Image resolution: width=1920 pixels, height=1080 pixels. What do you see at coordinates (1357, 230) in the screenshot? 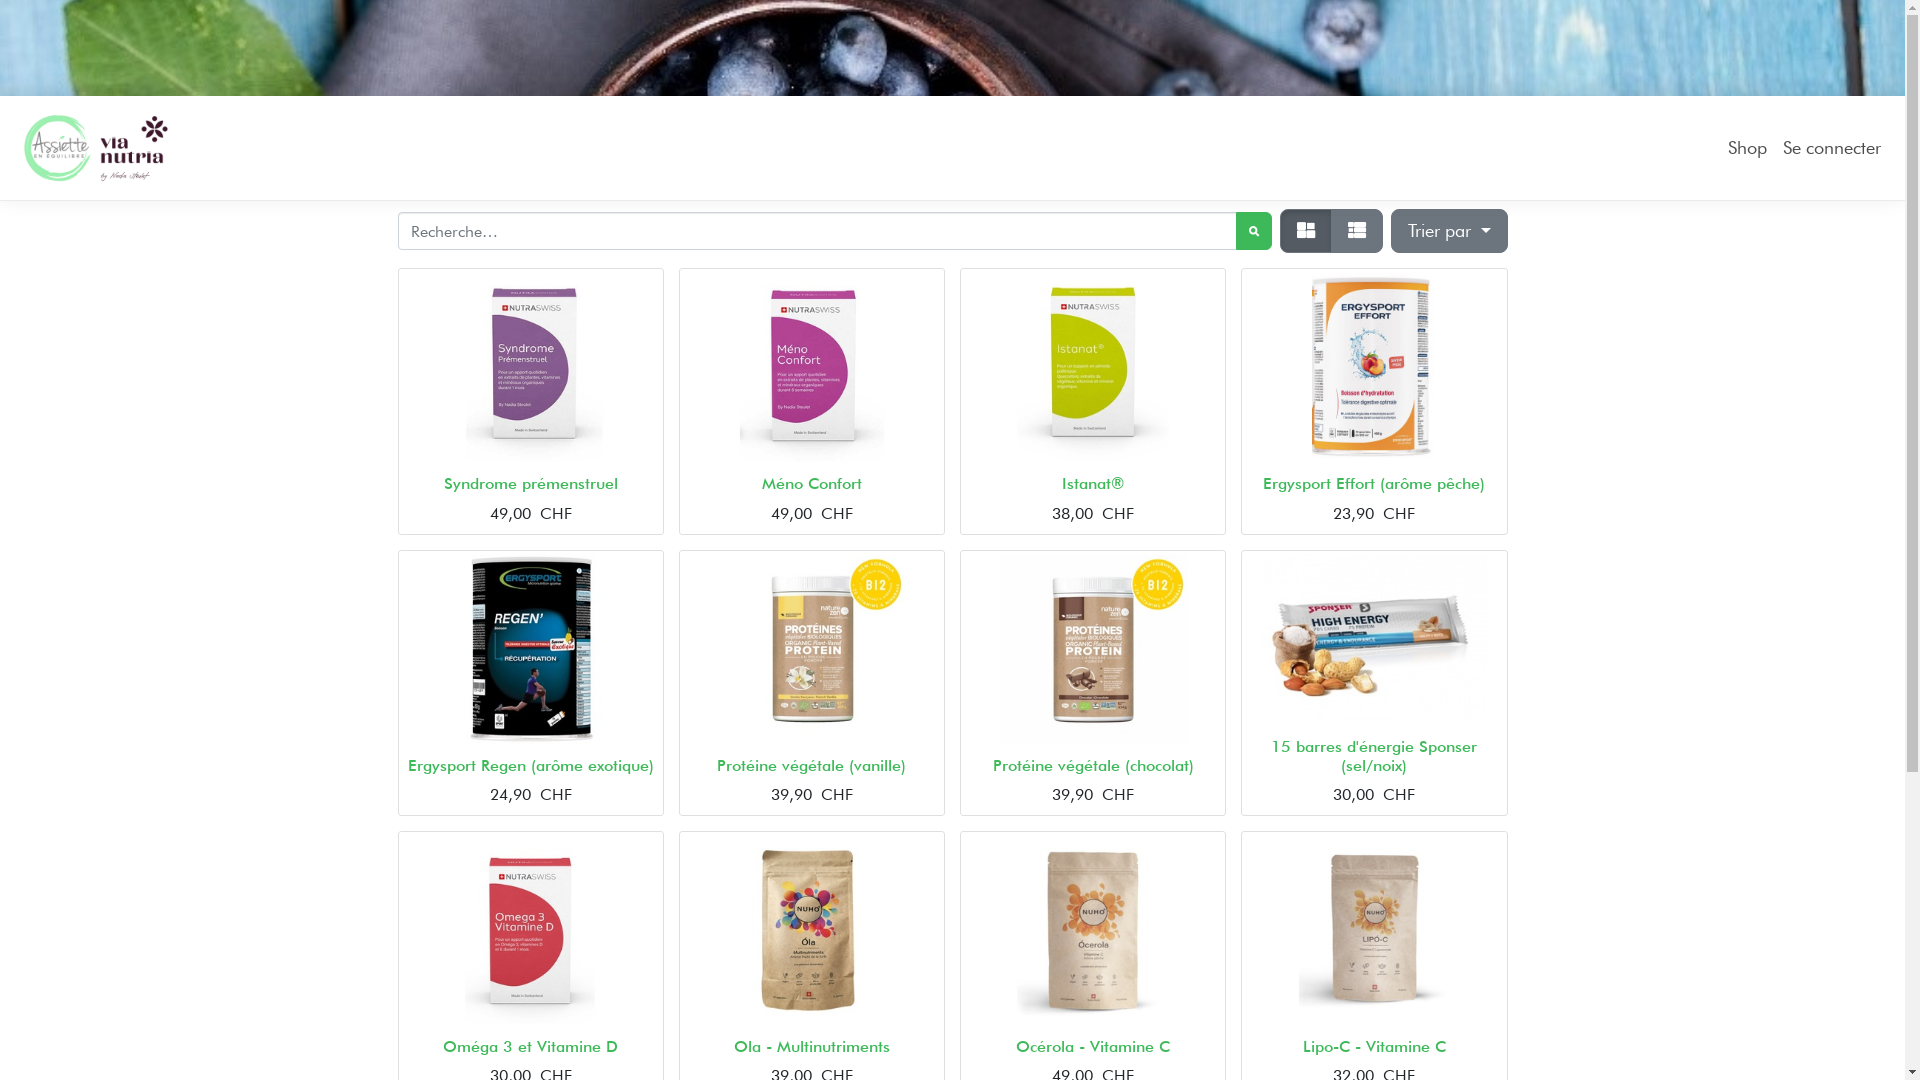
I see `'Liste'` at bounding box center [1357, 230].